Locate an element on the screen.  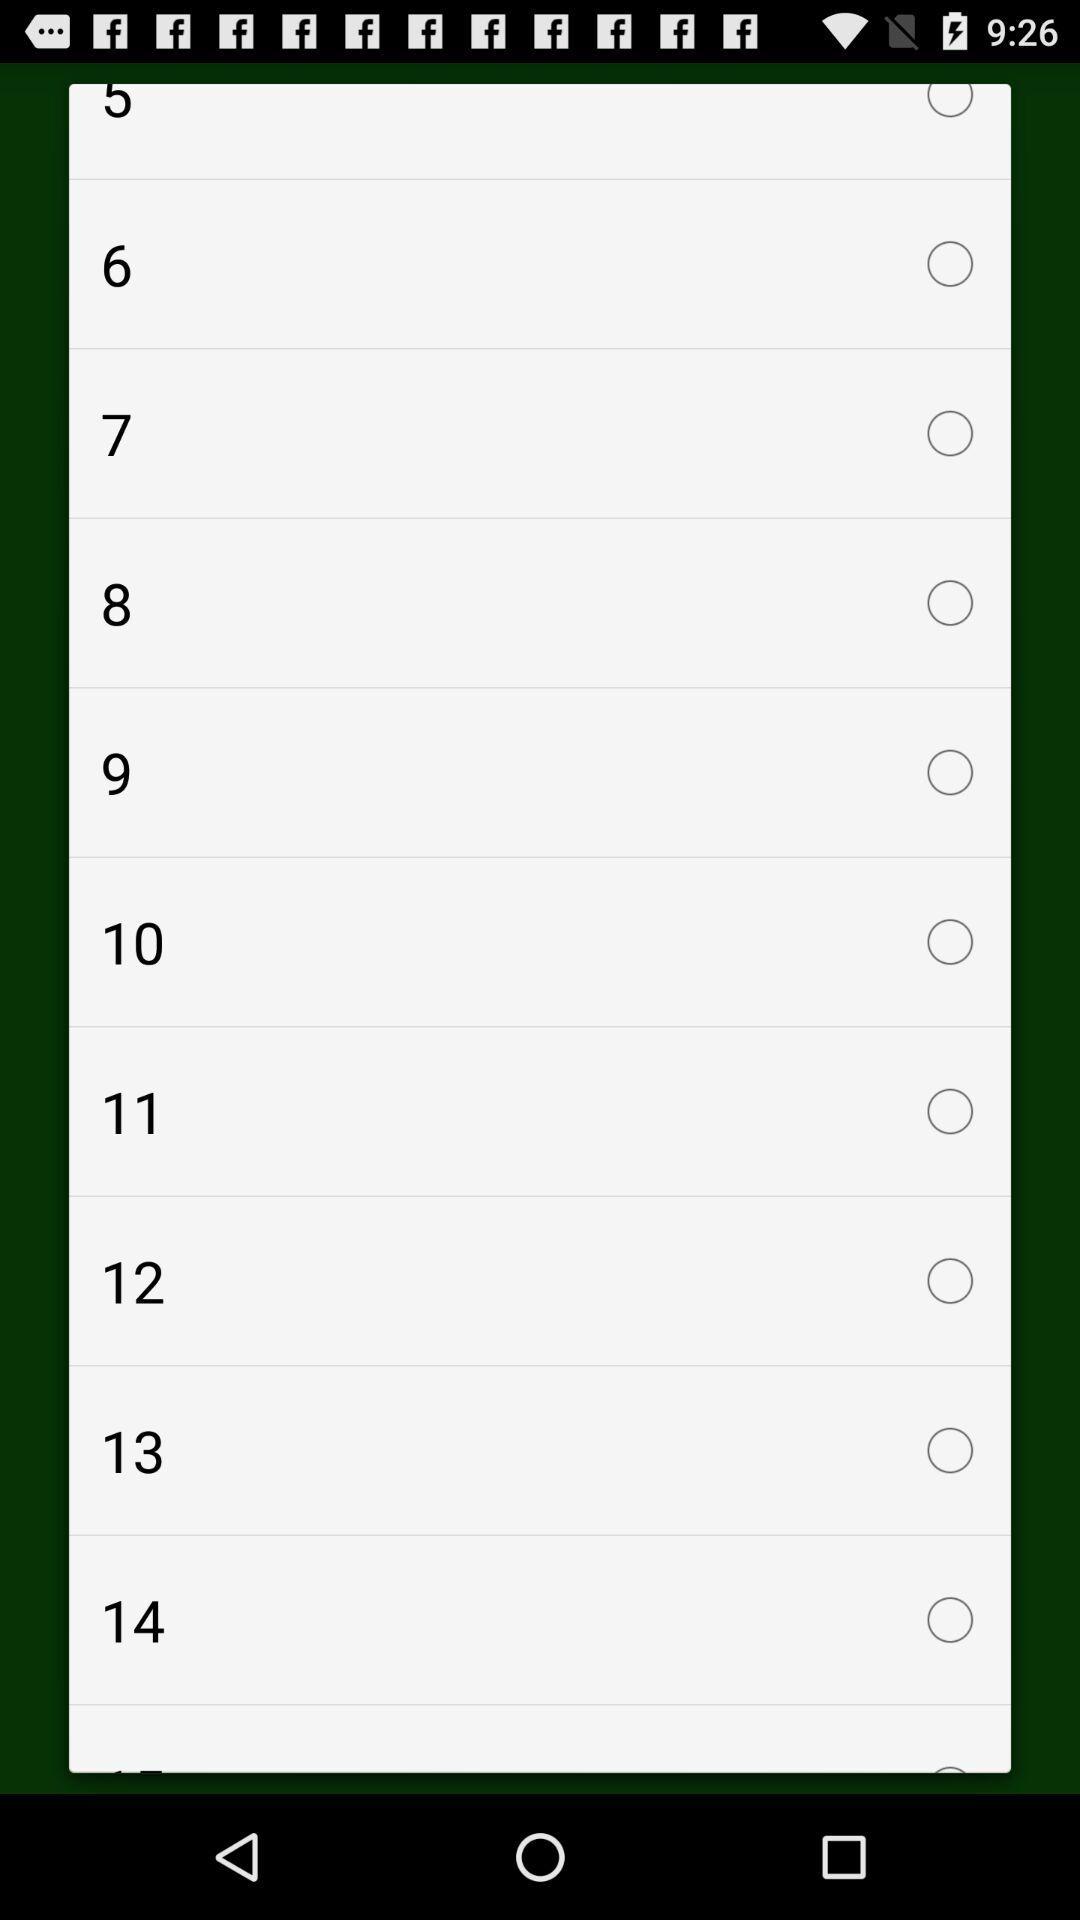
item above 7 checkbox is located at coordinates (540, 263).